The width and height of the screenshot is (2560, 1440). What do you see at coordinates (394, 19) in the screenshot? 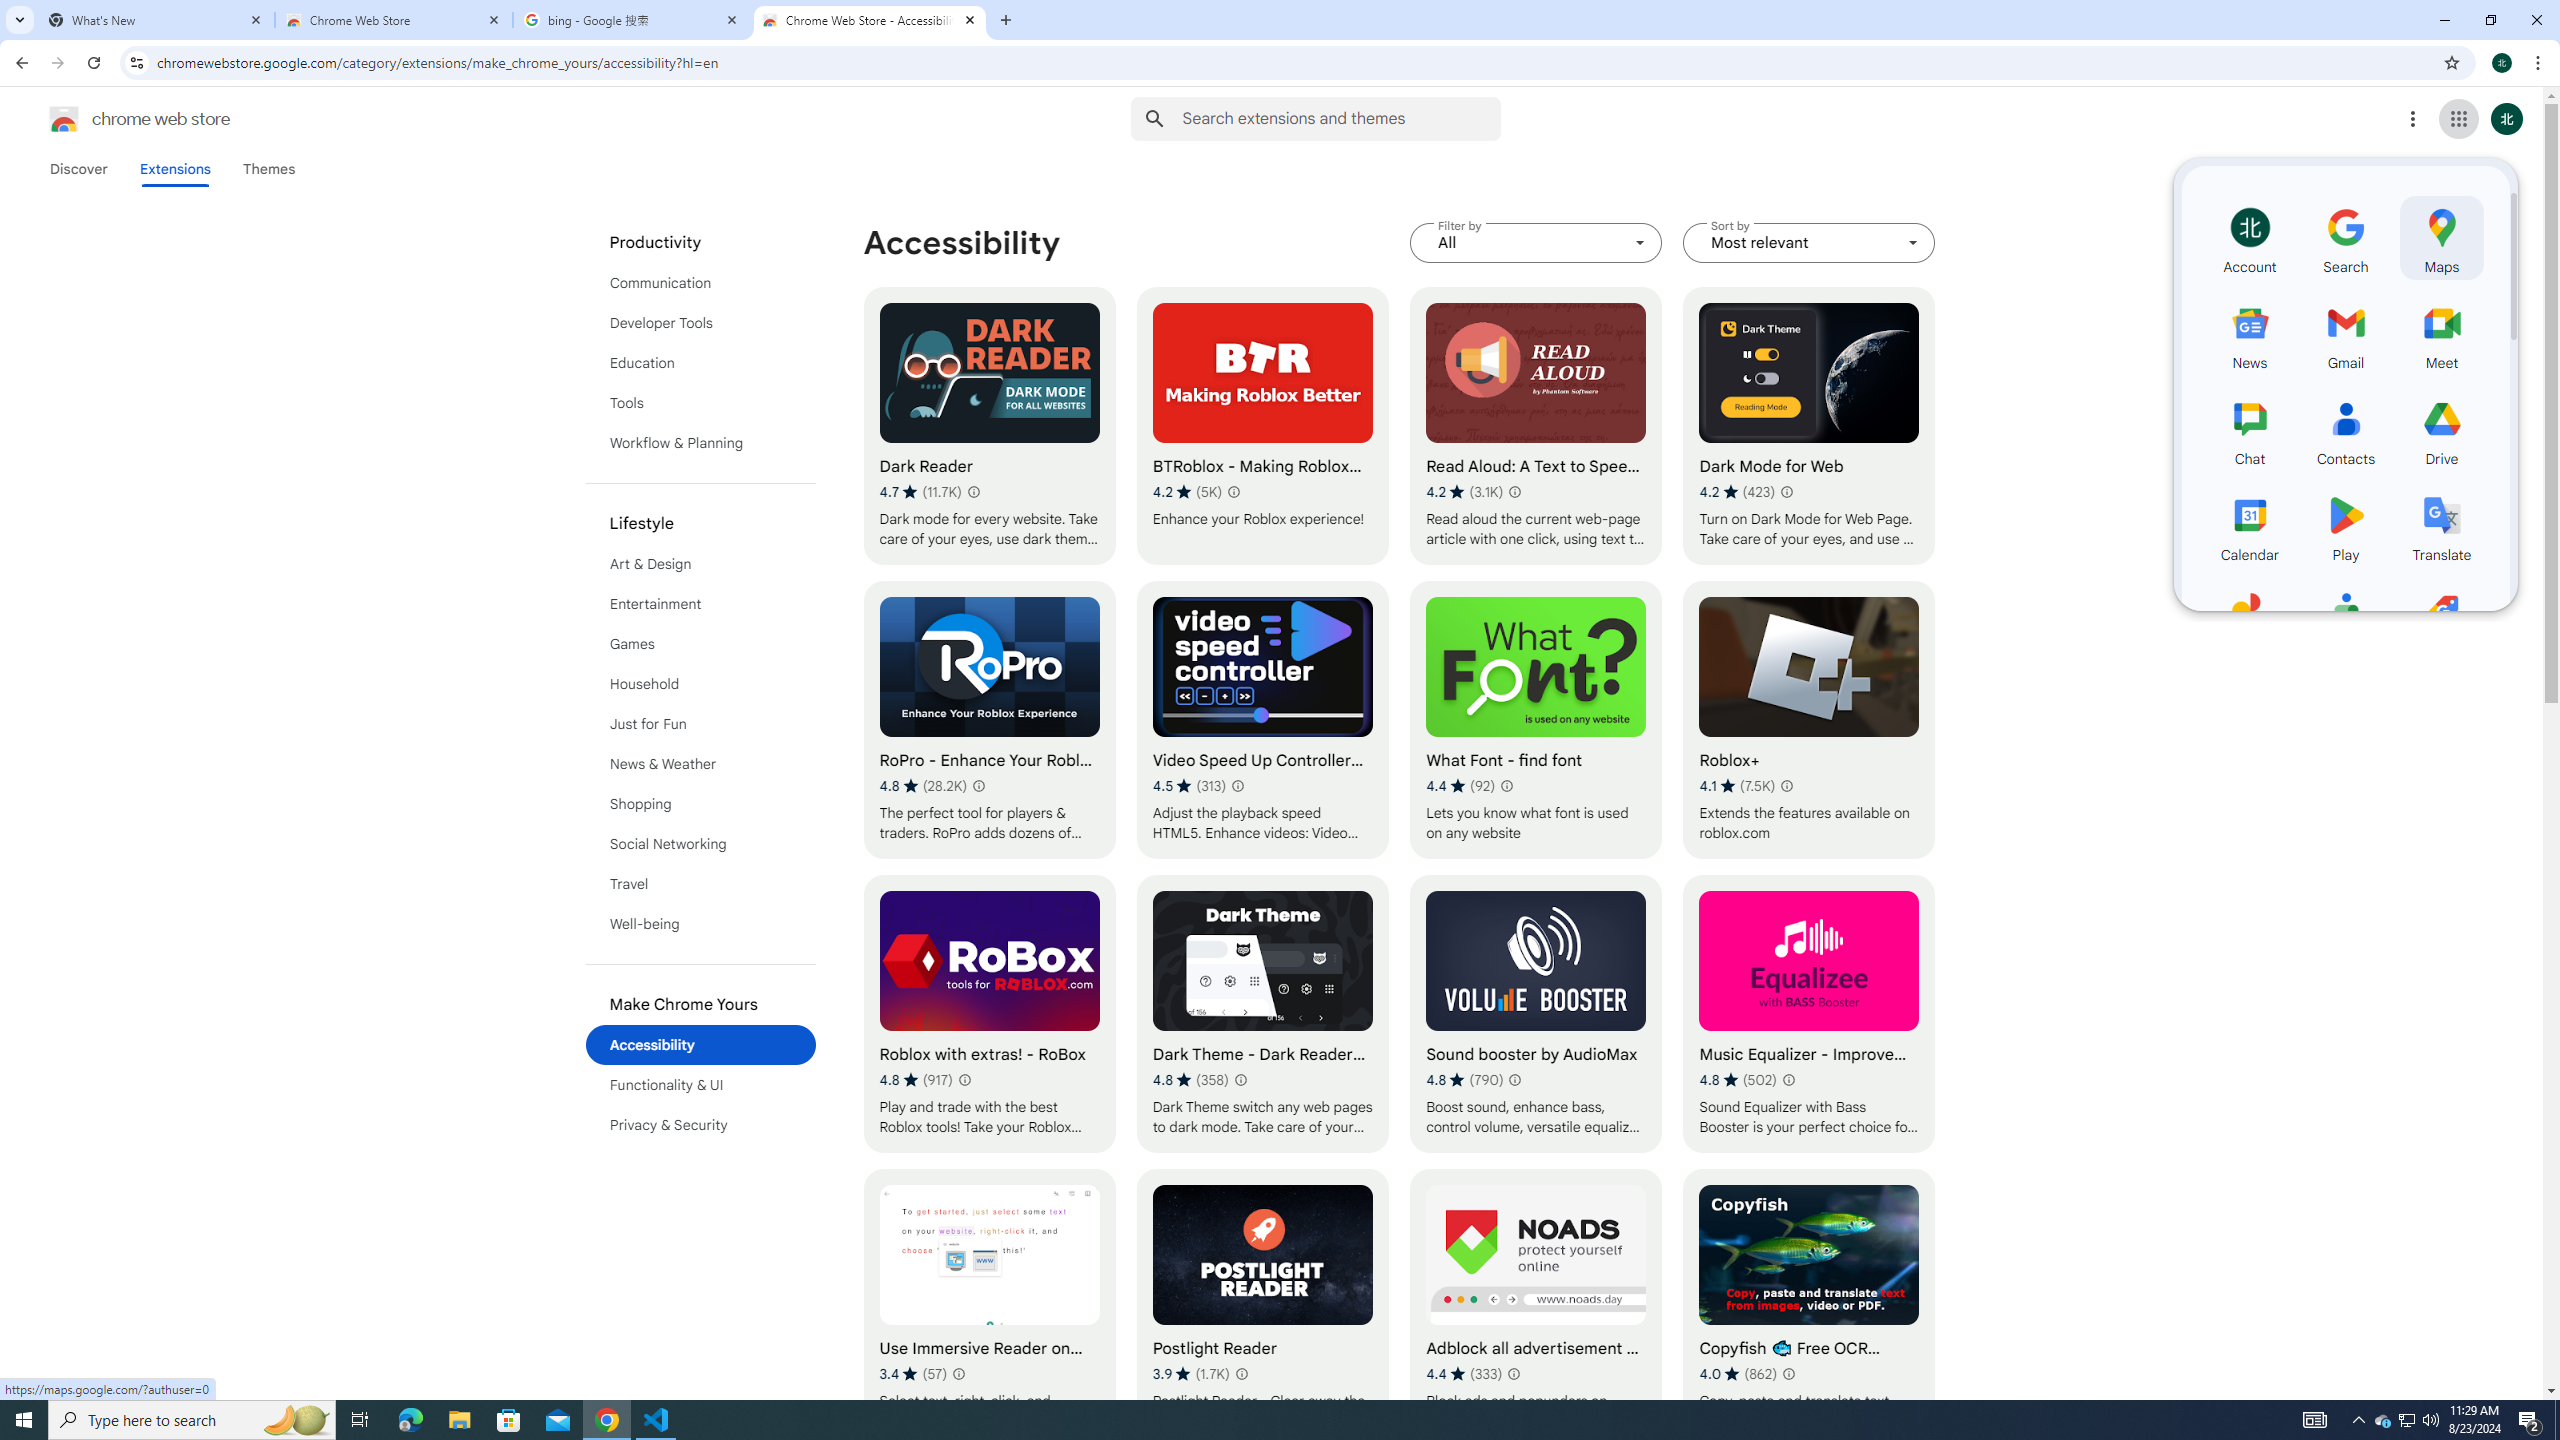
I see `'Chrome Web Store'` at bounding box center [394, 19].